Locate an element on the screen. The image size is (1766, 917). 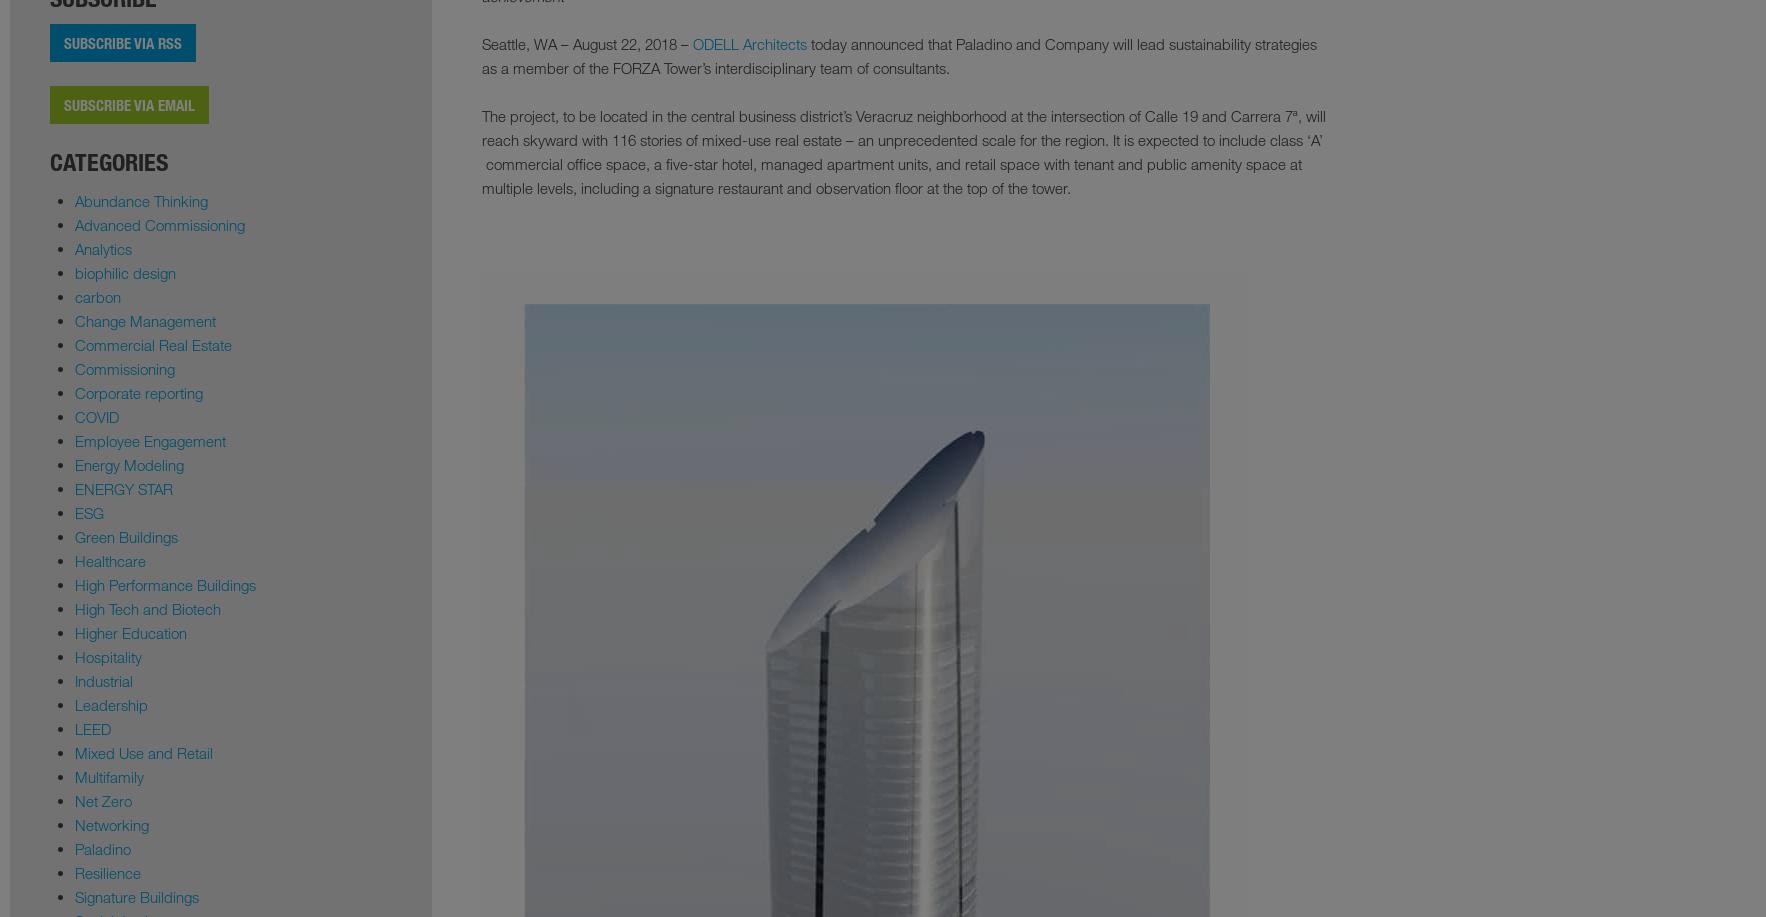
'High Performance Buildings' is located at coordinates (164, 584).